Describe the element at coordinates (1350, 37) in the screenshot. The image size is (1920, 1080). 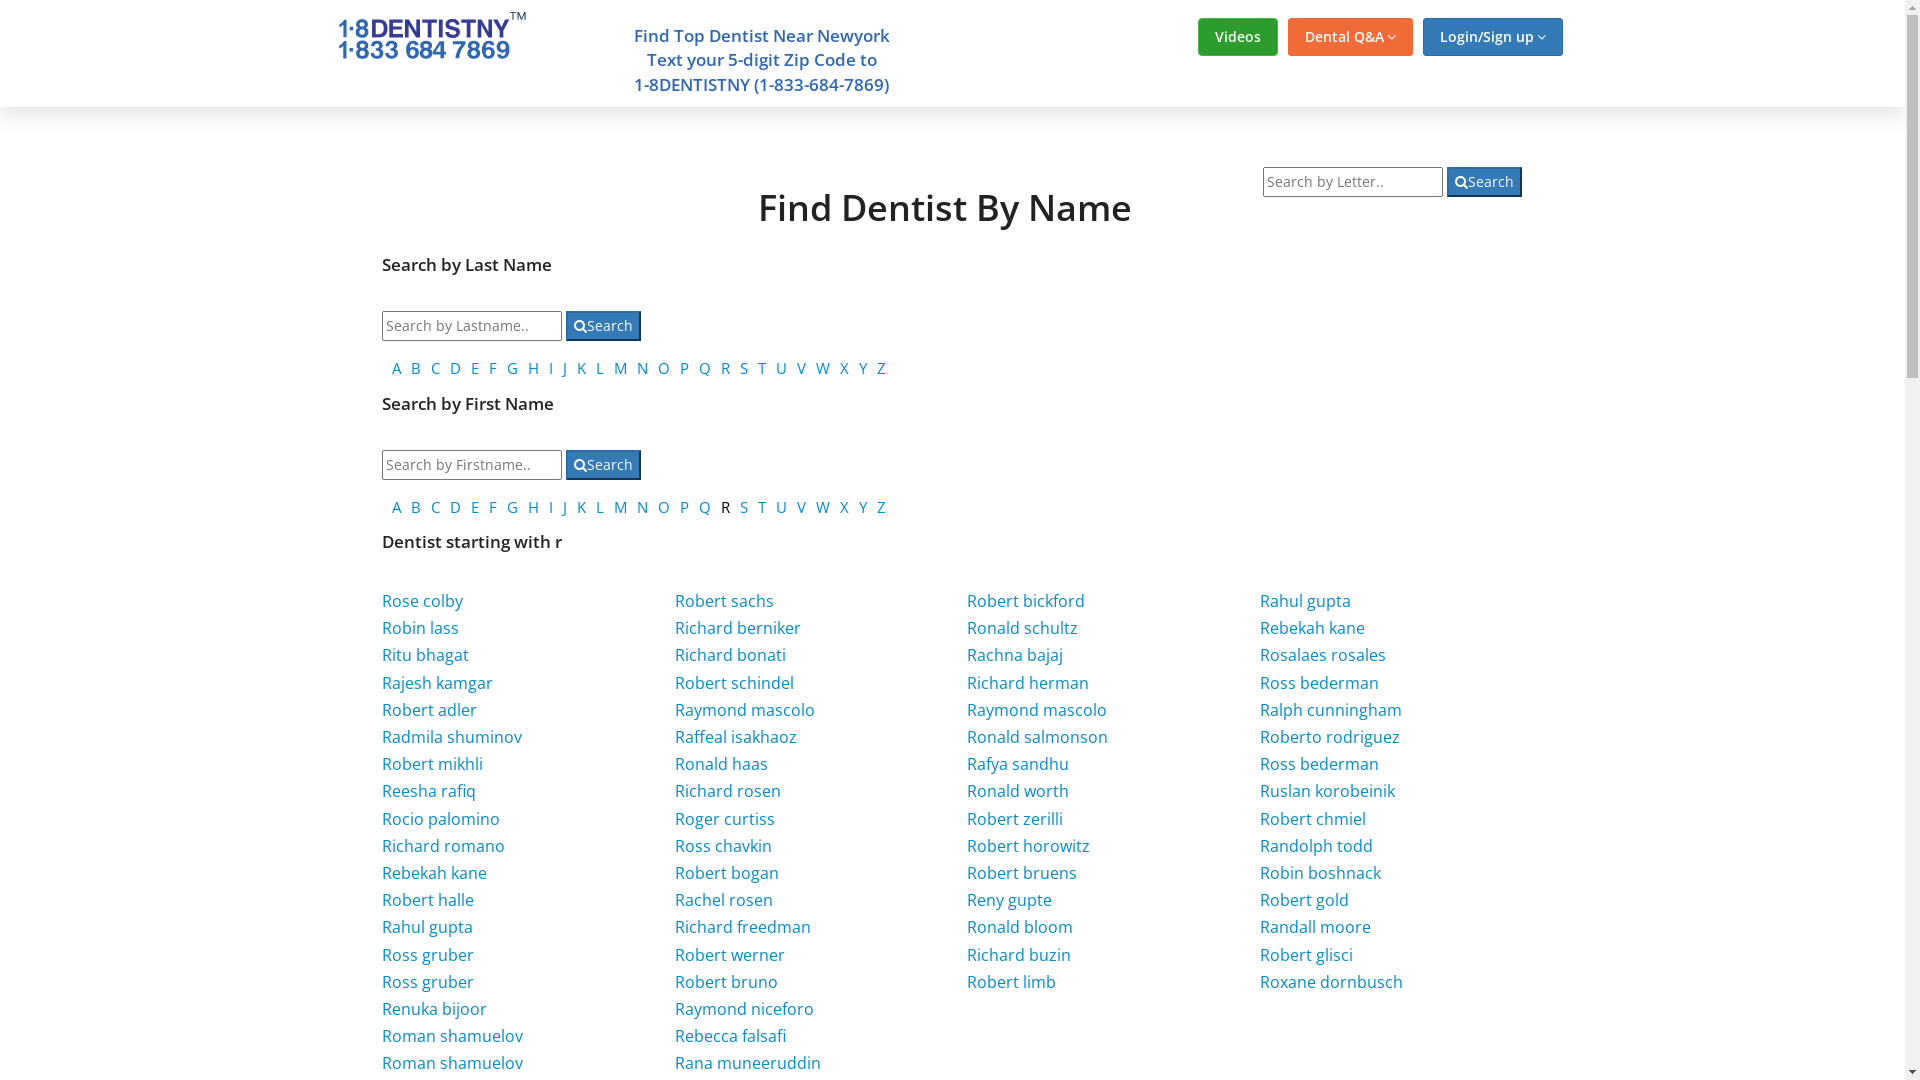
I see `'Dental Q&A'` at that location.